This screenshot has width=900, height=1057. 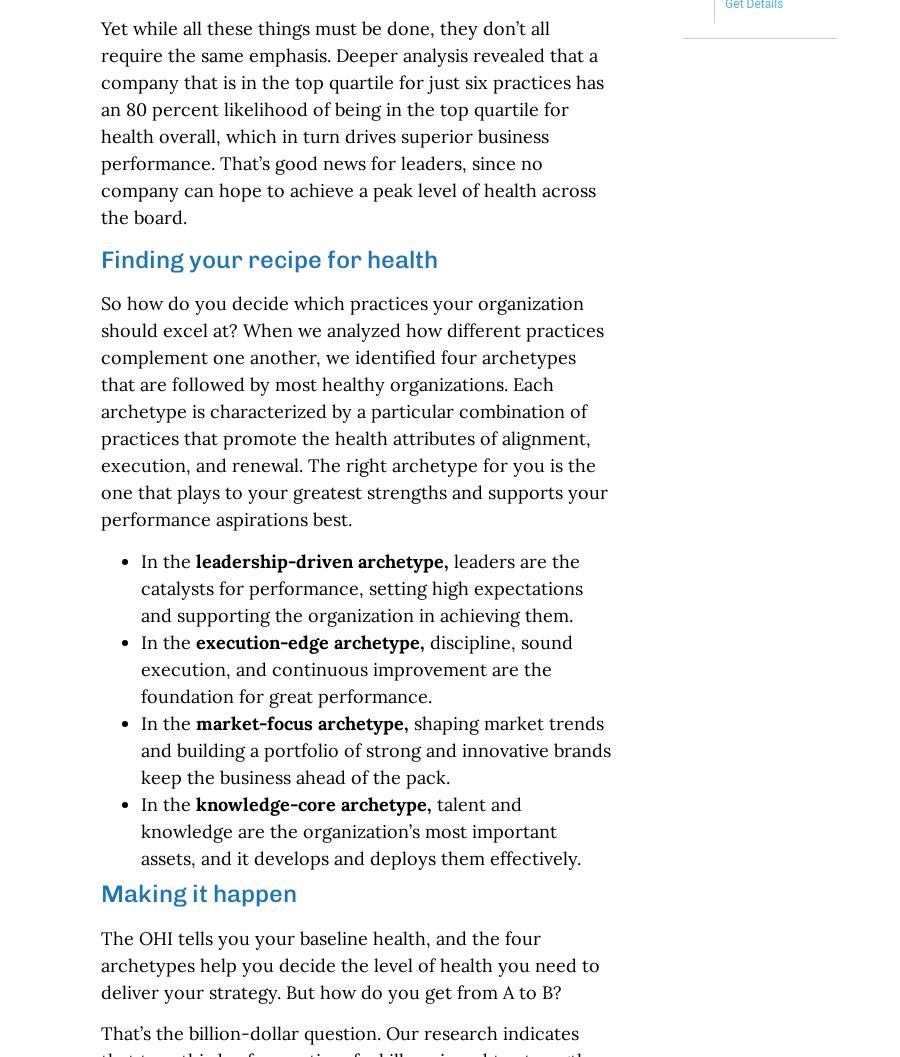 I want to click on 'The OHI tells you your baseline health, and the four archetypes help you decide the level of health you need to deliver your strategy. But how do you get from A to B?', so click(x=349, y=964).